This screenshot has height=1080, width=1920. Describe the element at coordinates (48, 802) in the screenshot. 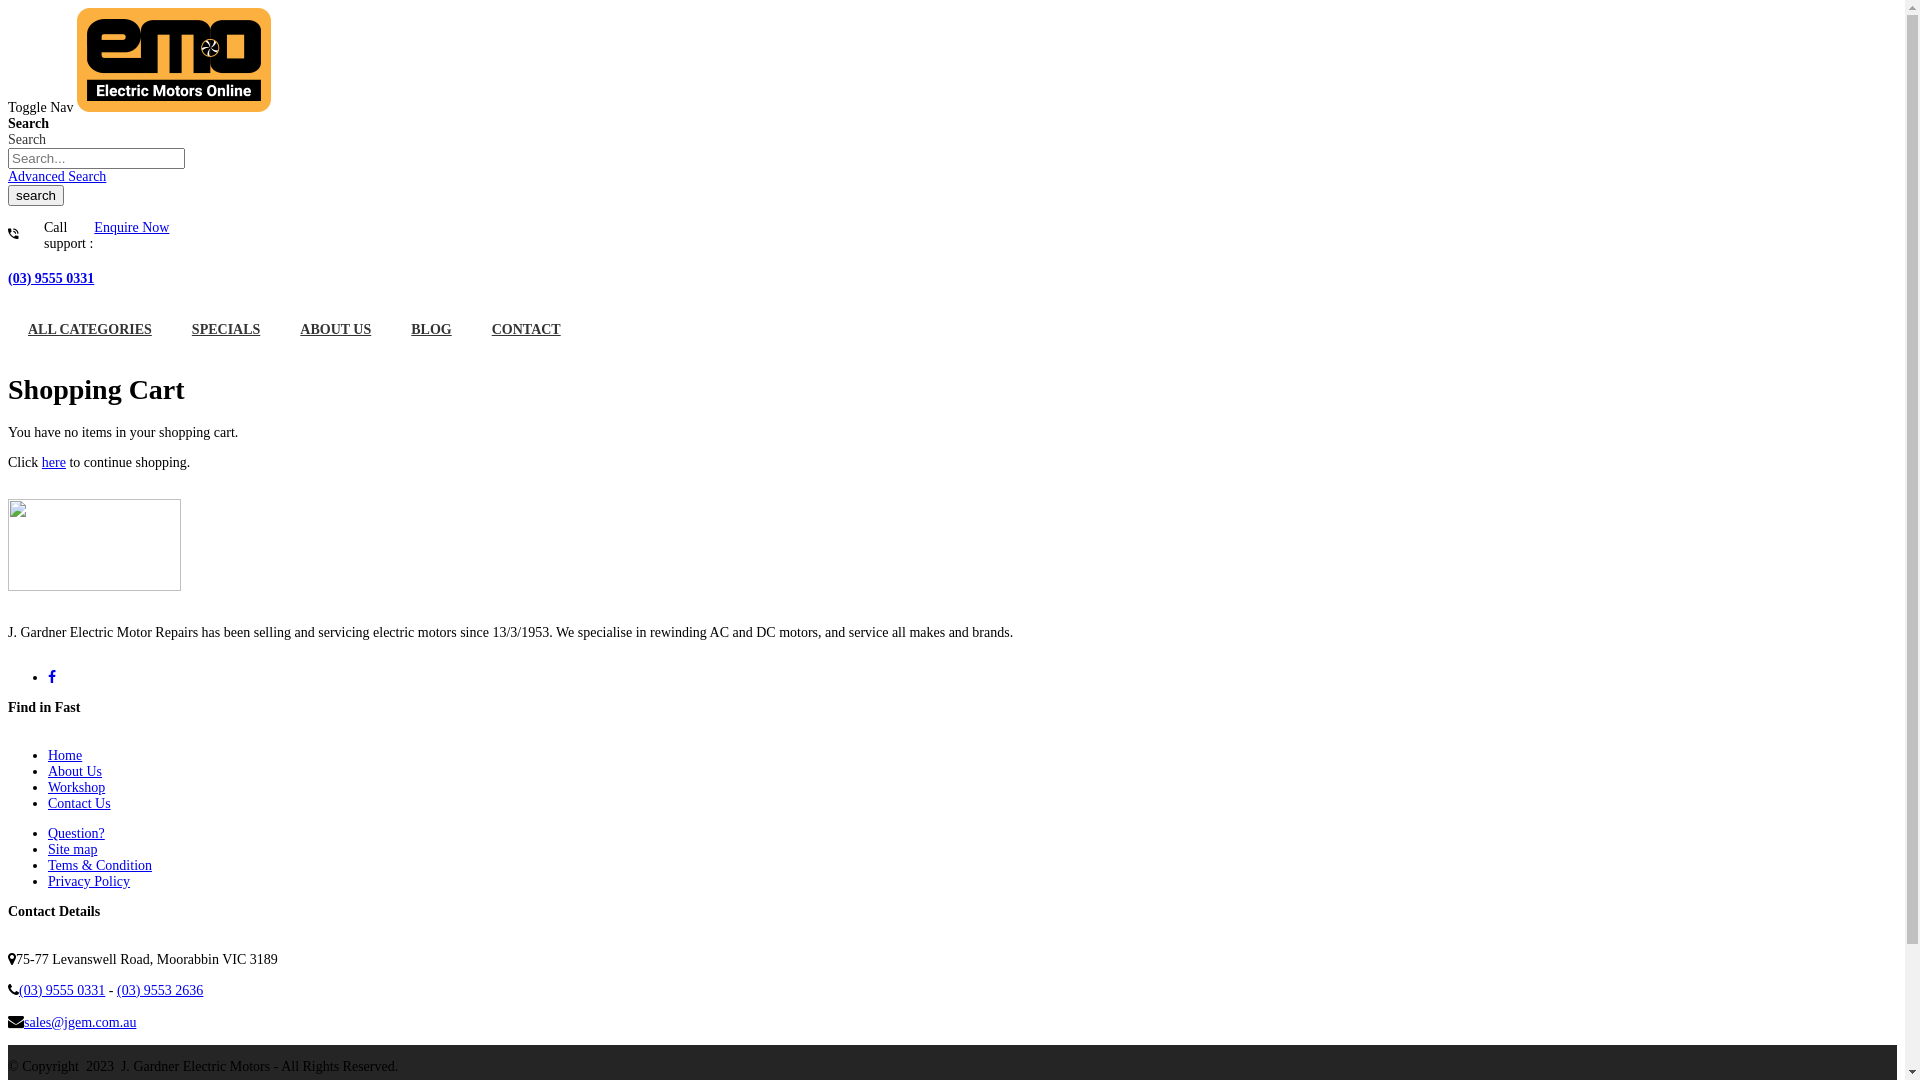

I see `'Contact Us'` at that location.